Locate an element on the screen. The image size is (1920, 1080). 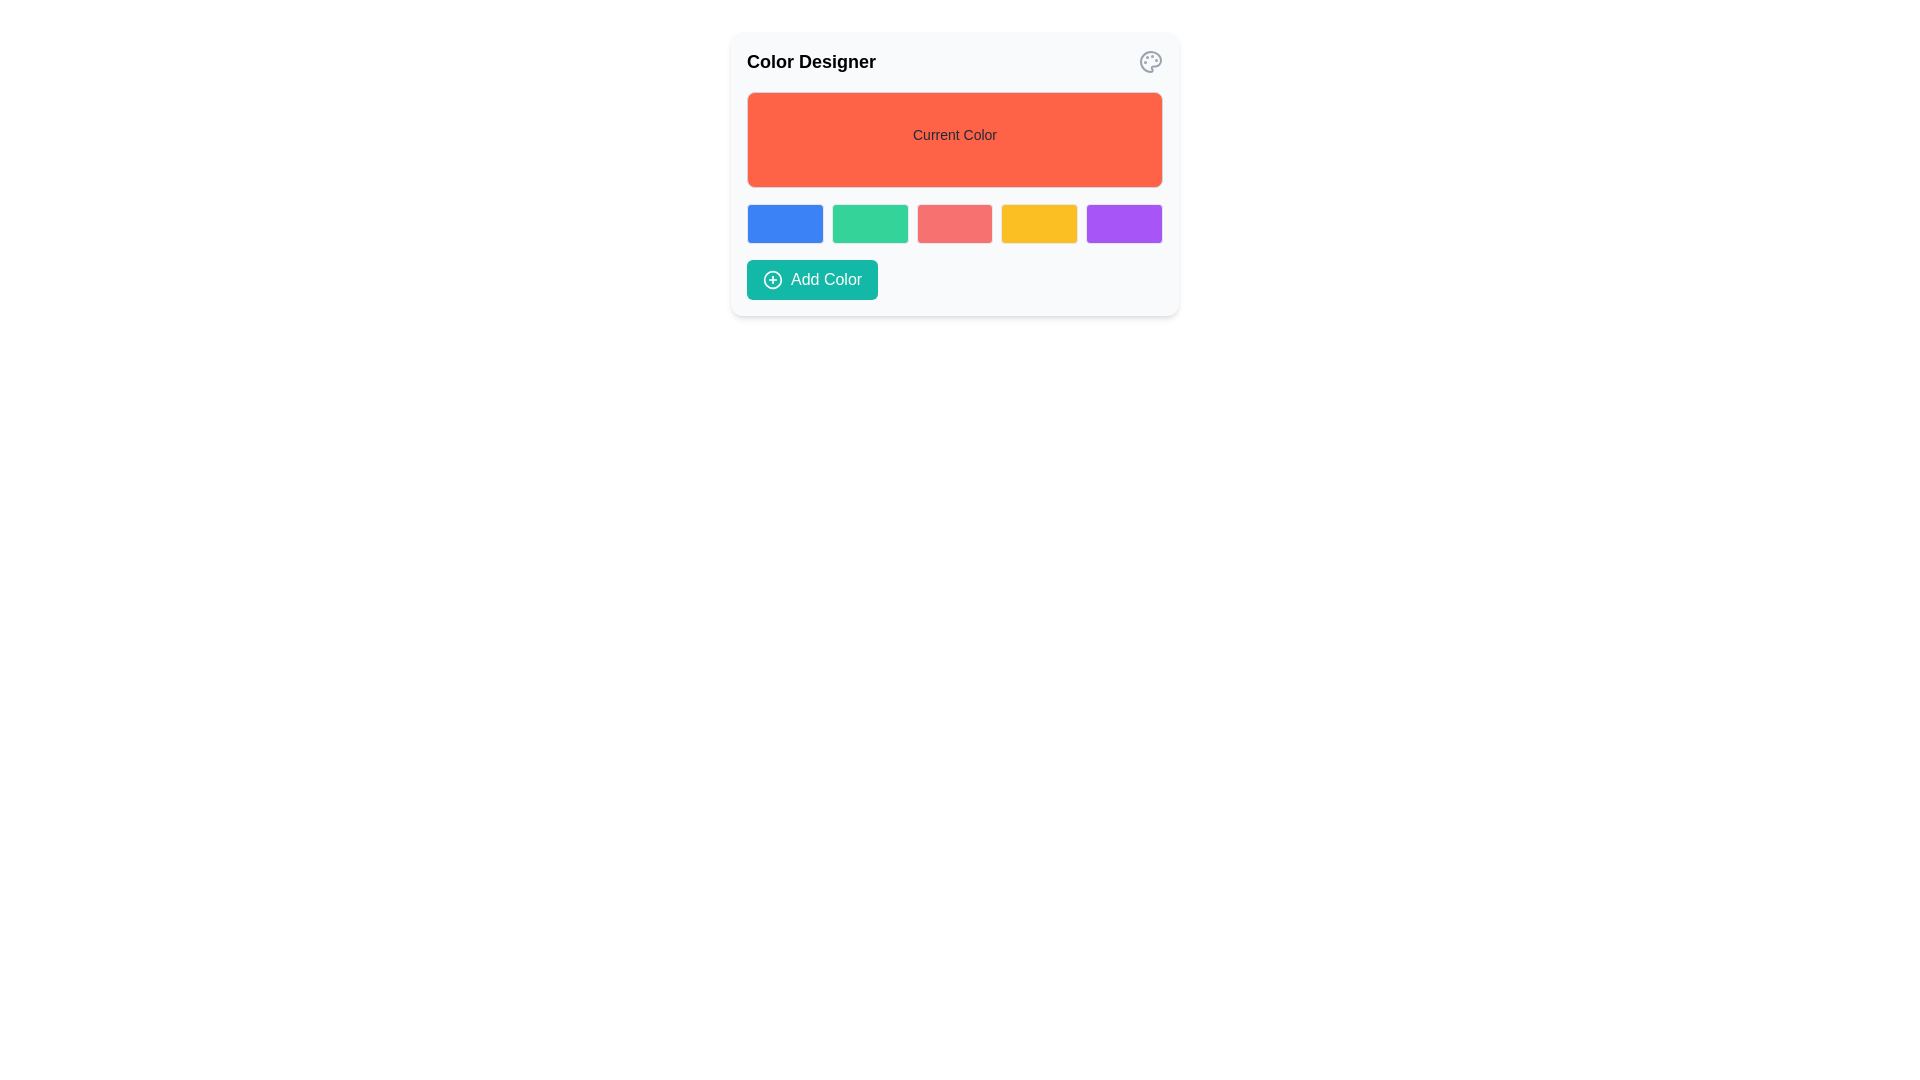
the fifth selectable color swatch, which is a vivid purple rectangular block with rounded corners and a border is located at coordinates (1124, 223).